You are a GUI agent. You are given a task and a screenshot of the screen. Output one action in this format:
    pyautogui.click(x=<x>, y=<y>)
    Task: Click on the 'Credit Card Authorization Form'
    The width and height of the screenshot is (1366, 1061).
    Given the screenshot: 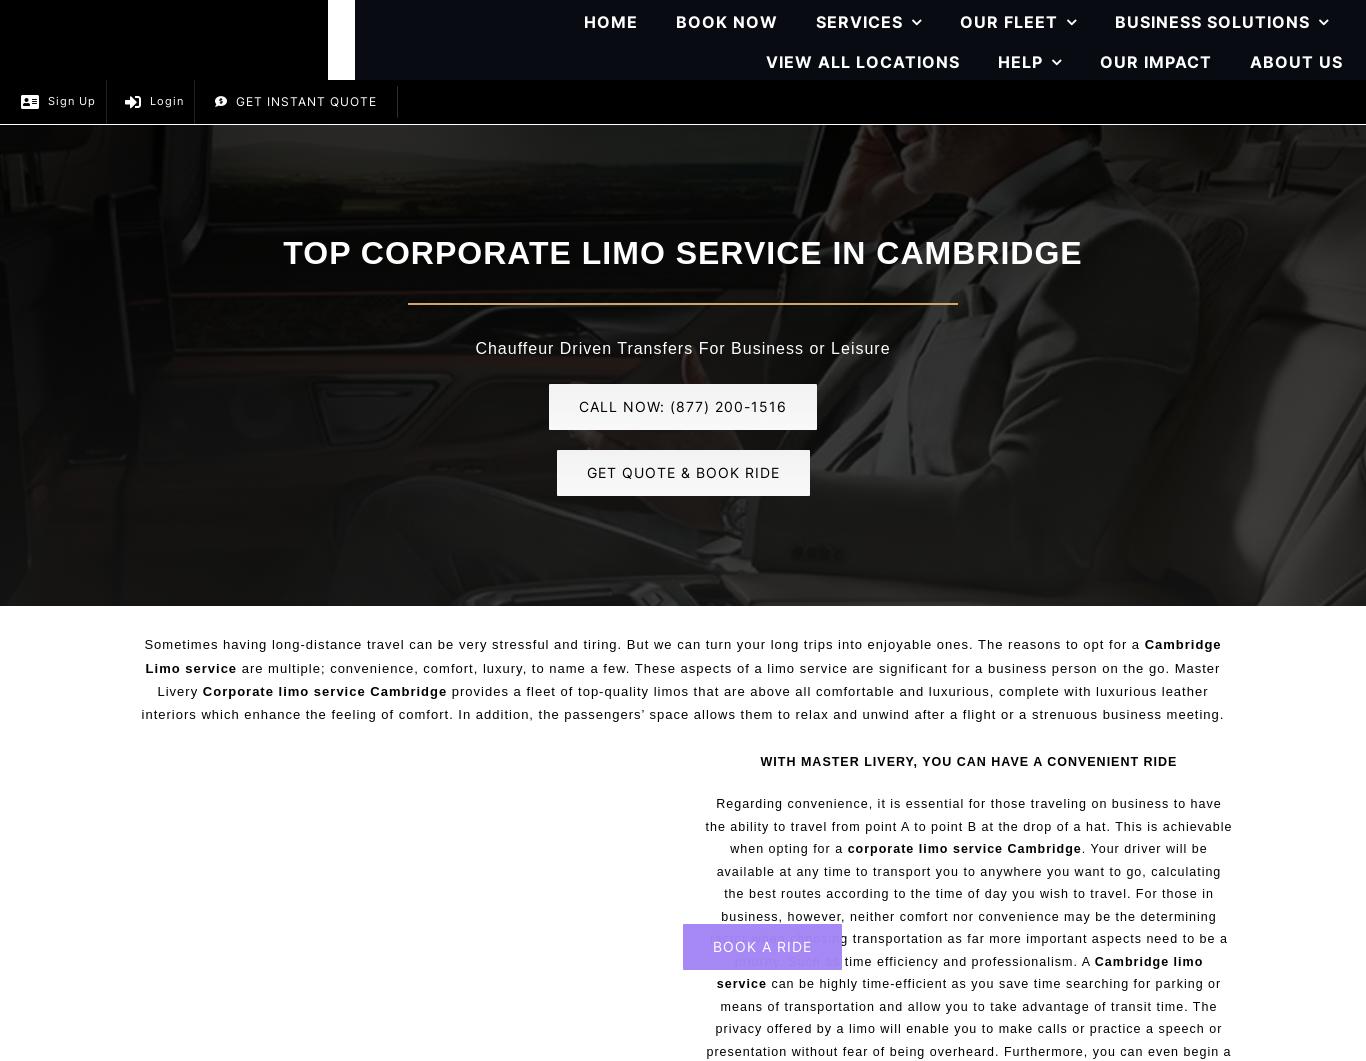 What is the action you would take?
    pyautogui.click(x=1127, y=209)
    